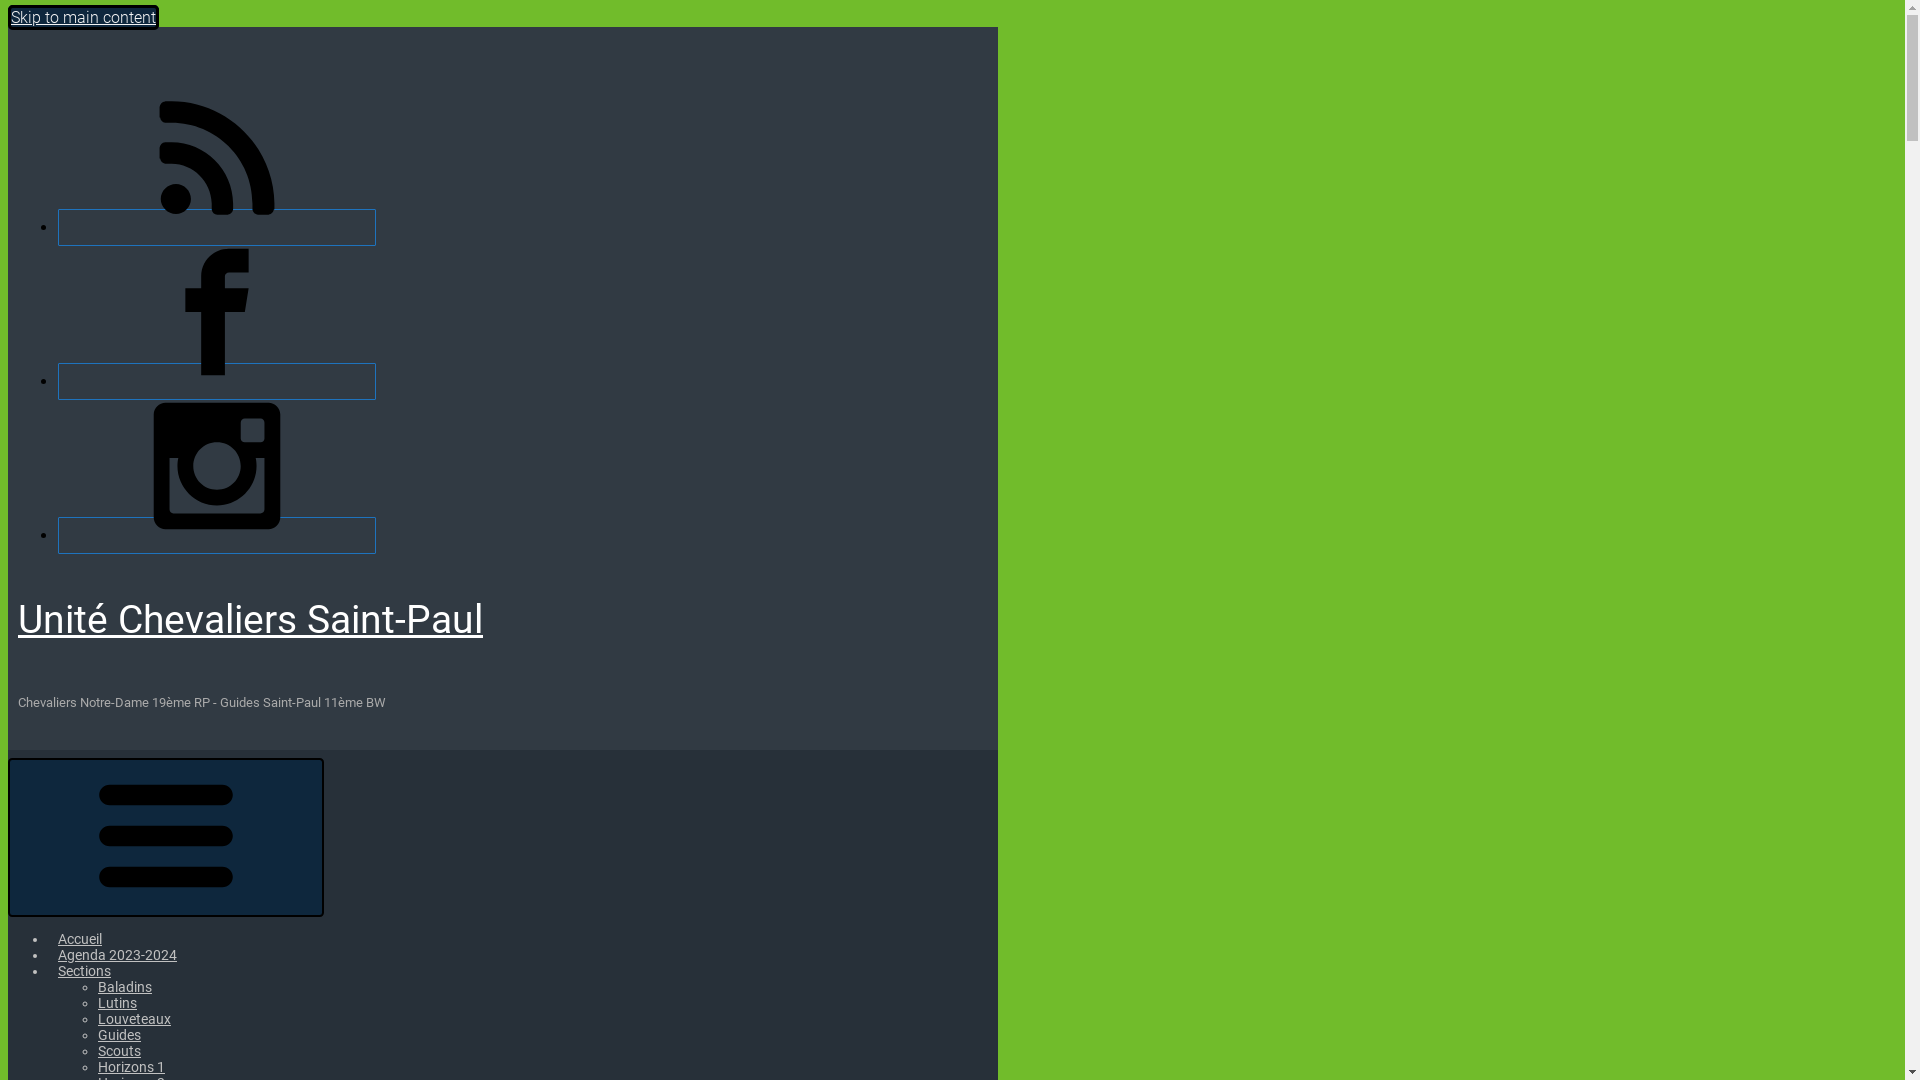  I want to click on 'Agenda 2023-2024', so click(116, 954).